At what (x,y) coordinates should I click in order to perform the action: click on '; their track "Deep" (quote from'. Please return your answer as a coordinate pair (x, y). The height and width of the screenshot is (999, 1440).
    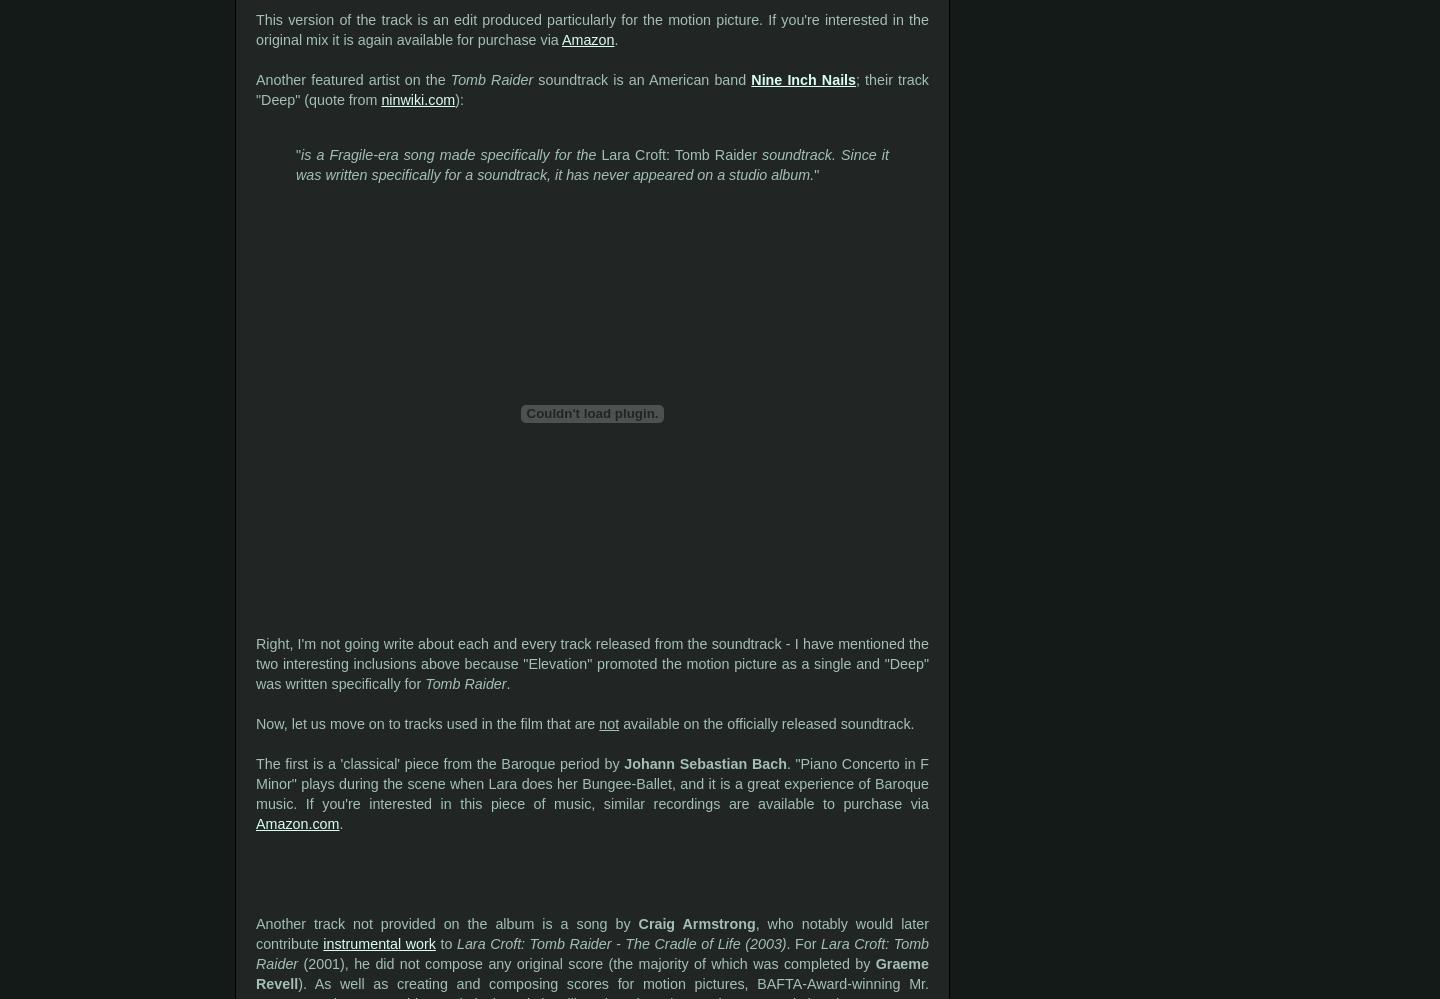
    Looking at the image, I should click on (255, 89).